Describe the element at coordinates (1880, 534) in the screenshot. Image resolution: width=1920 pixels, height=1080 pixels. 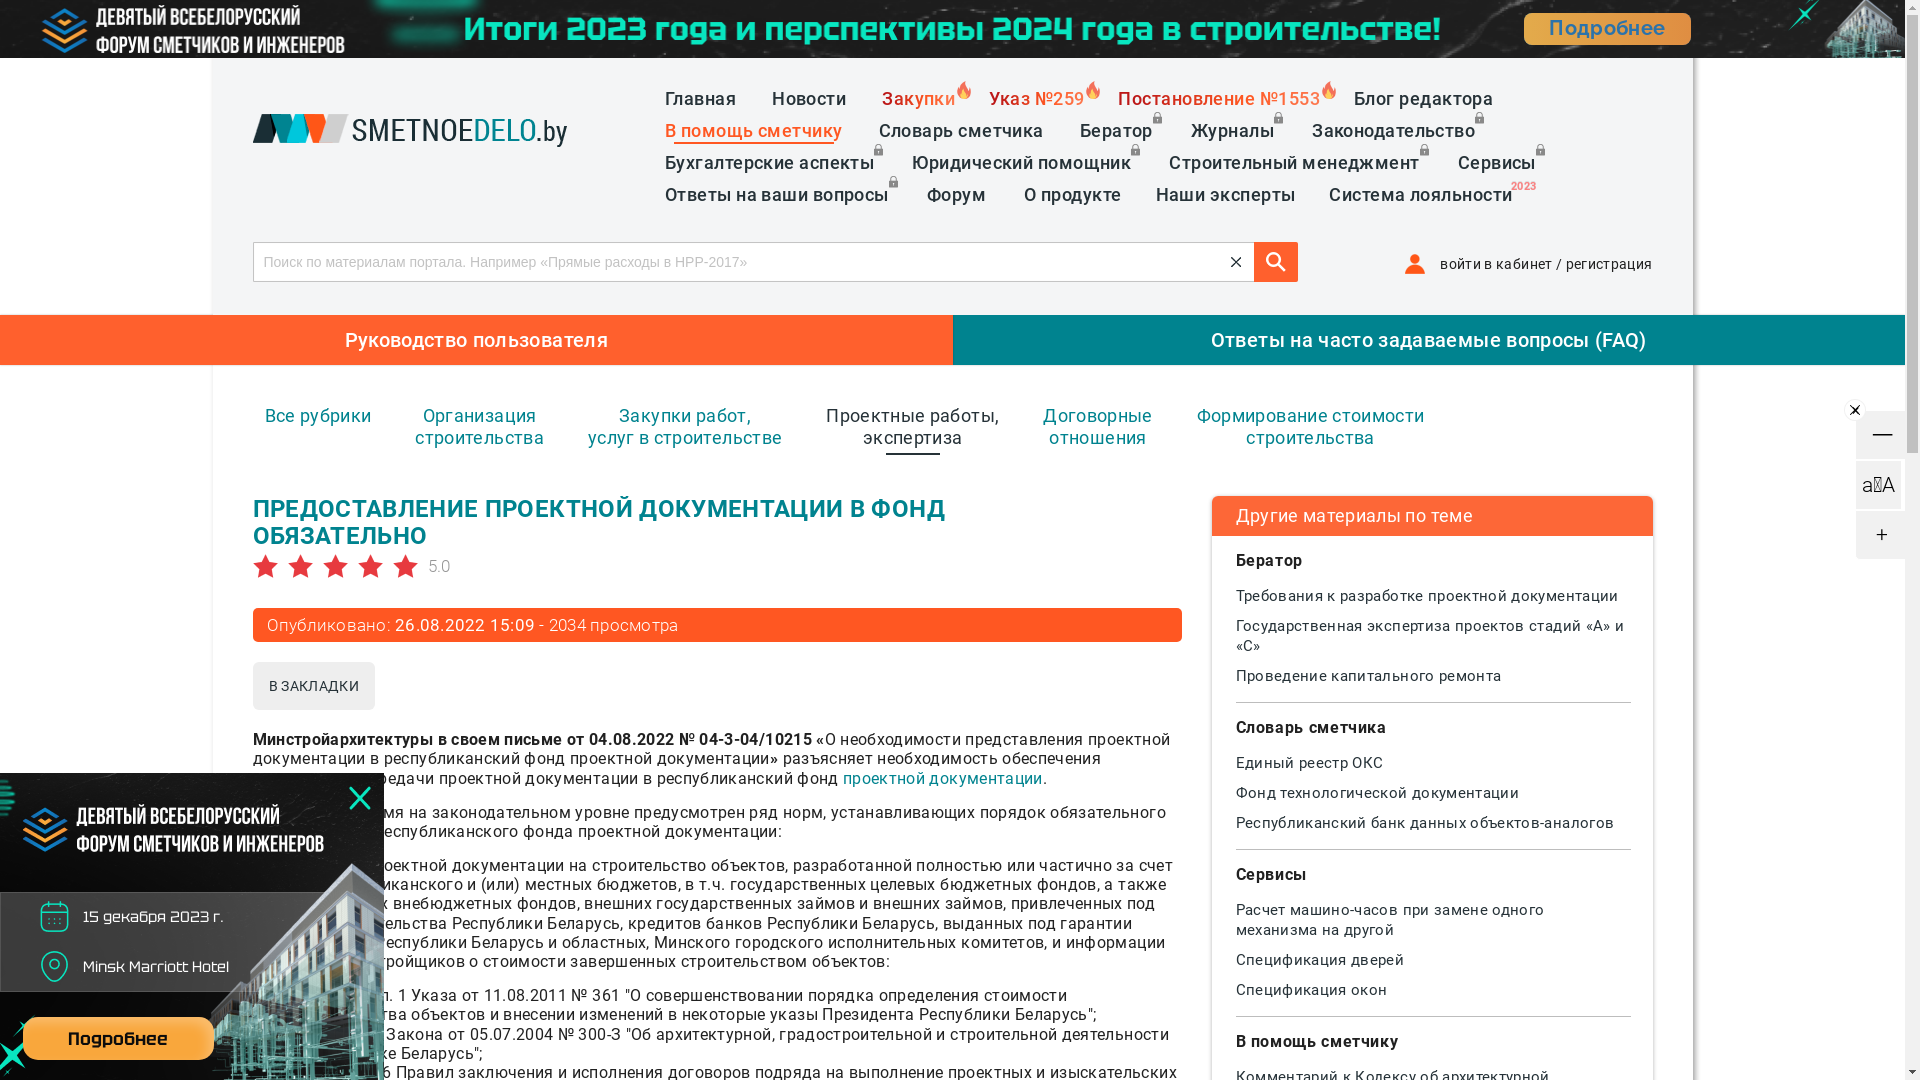
I see `'+'` at that location.